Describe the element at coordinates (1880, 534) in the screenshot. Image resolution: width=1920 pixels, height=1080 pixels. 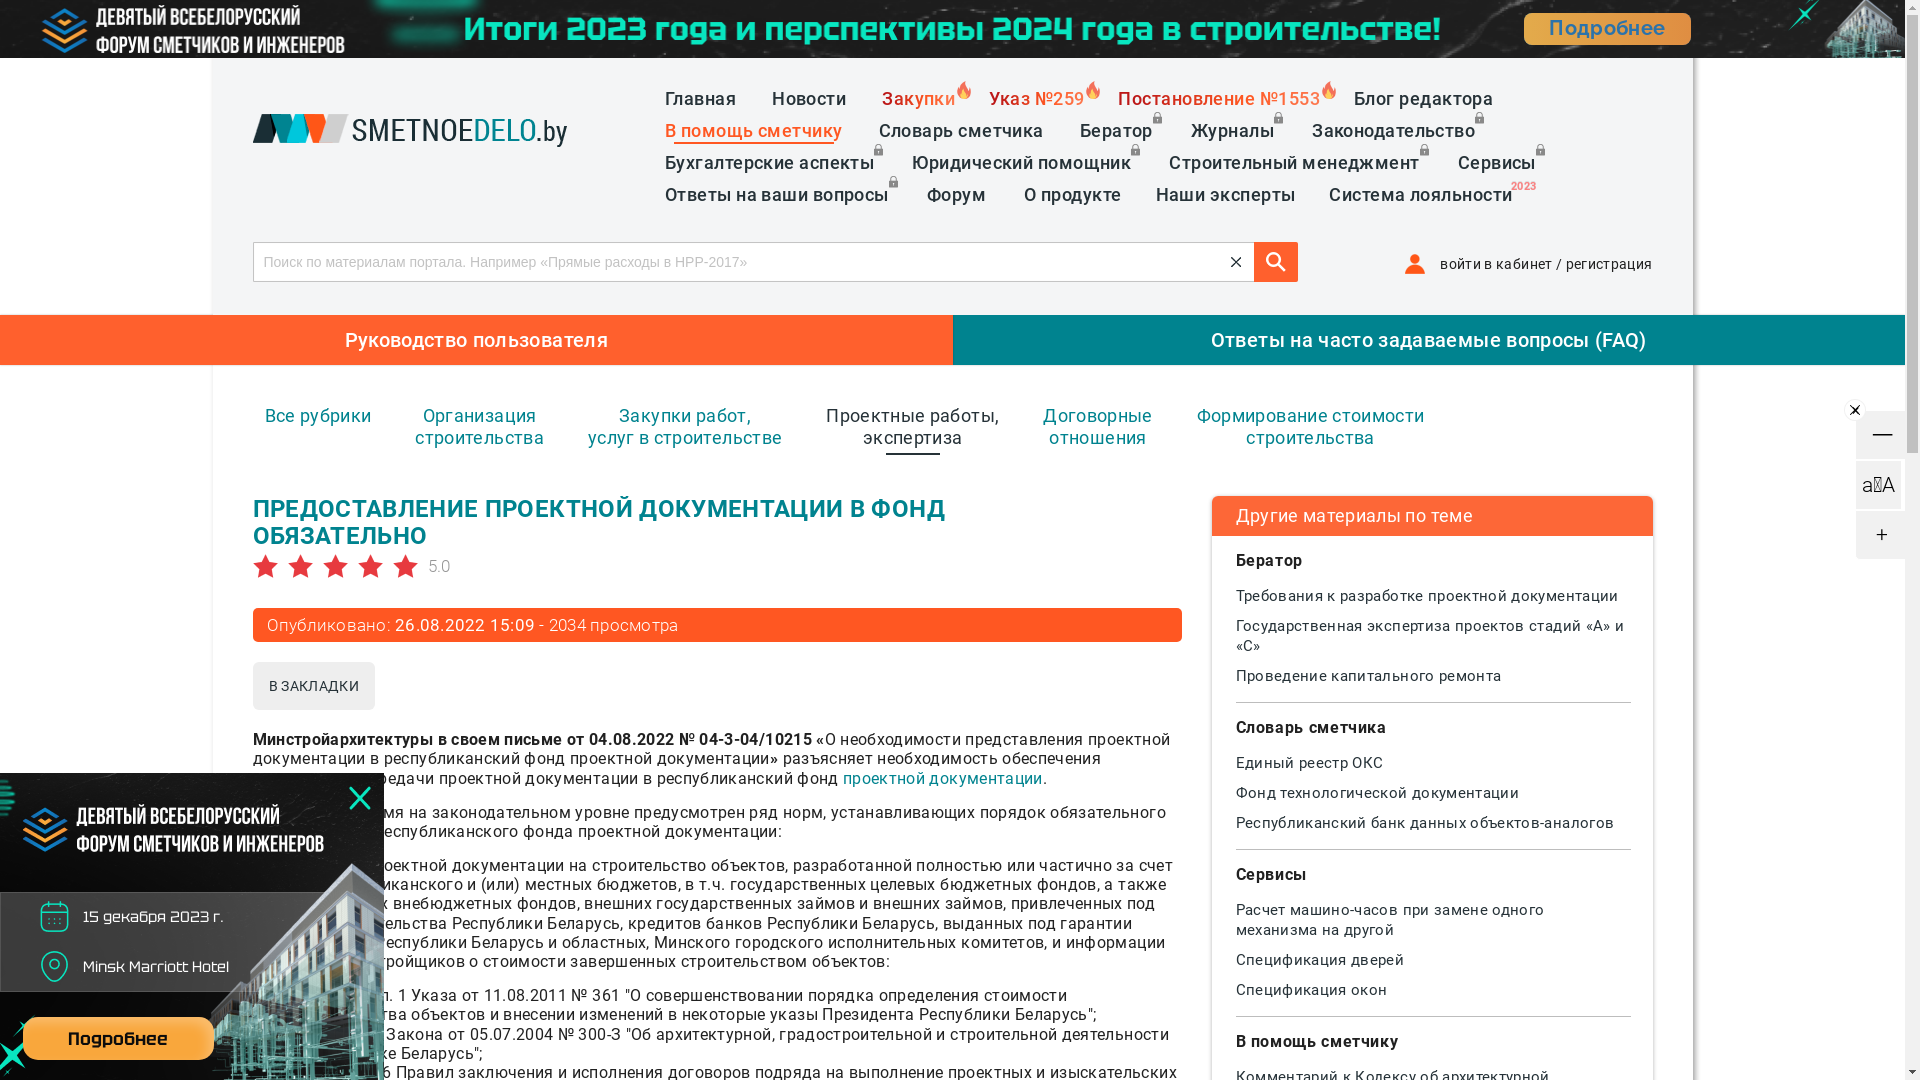
I see `'+'` at that location.